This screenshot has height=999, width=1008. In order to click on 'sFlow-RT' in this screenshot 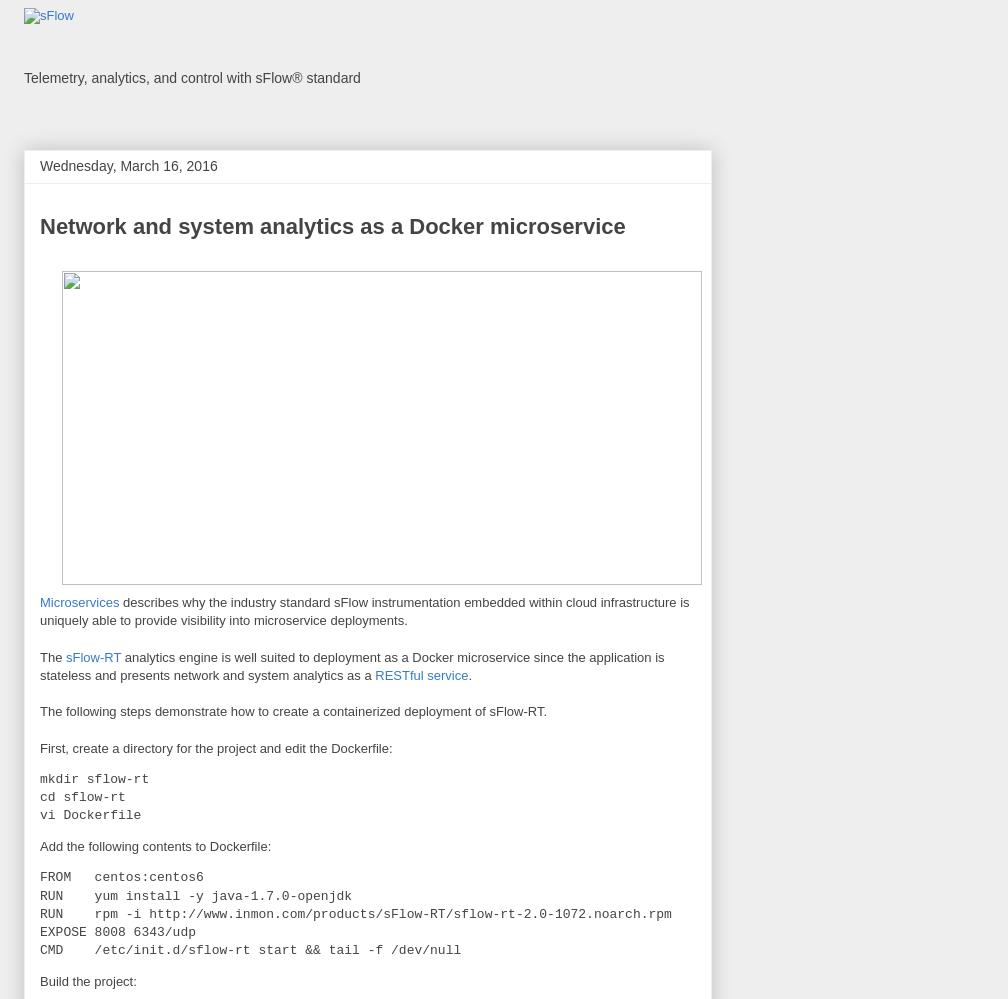, I will do `click(93, 655)`.